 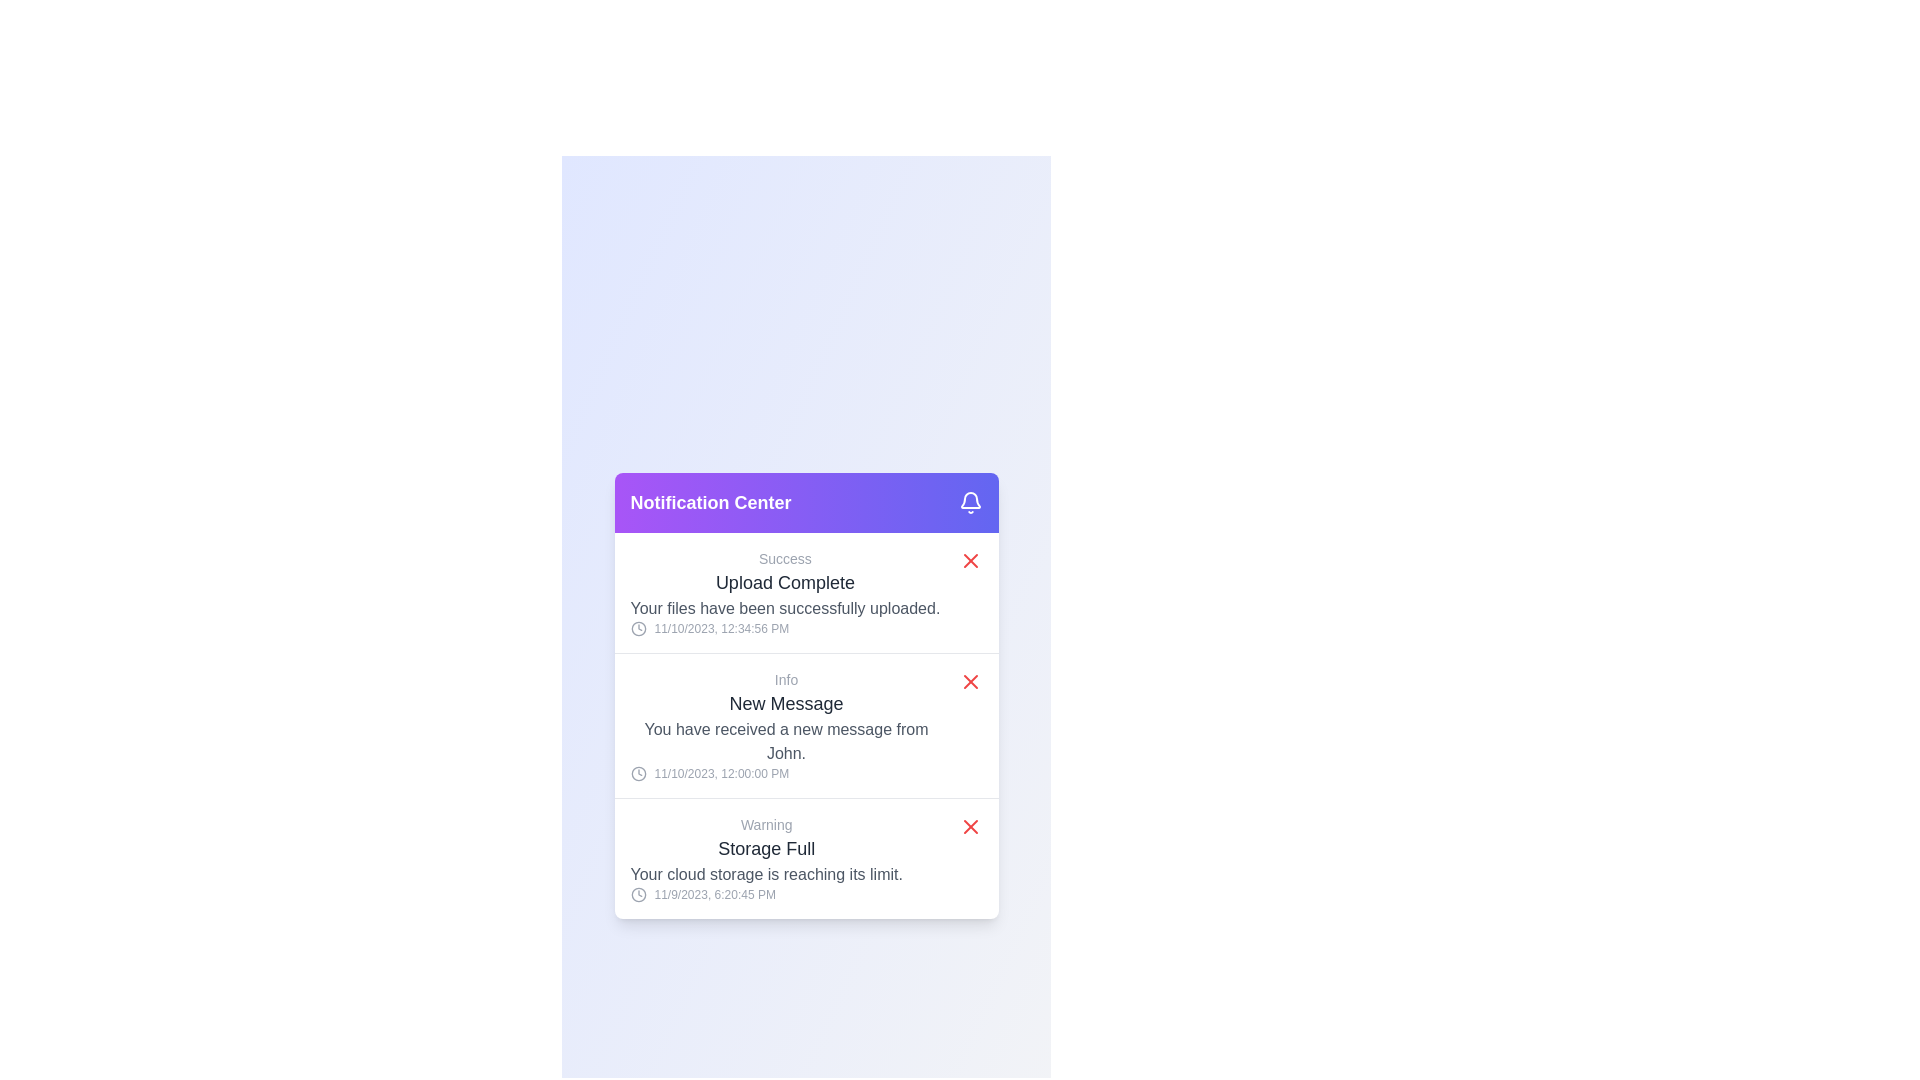 I want to click on the Text Label that conveys a successful state or confirmation message indicating that a file upload operation has been successfully completed. This label is located directly below a smaller 'Success' label in the middle of the 'Notification Center' card, so click(x=784, y=582).